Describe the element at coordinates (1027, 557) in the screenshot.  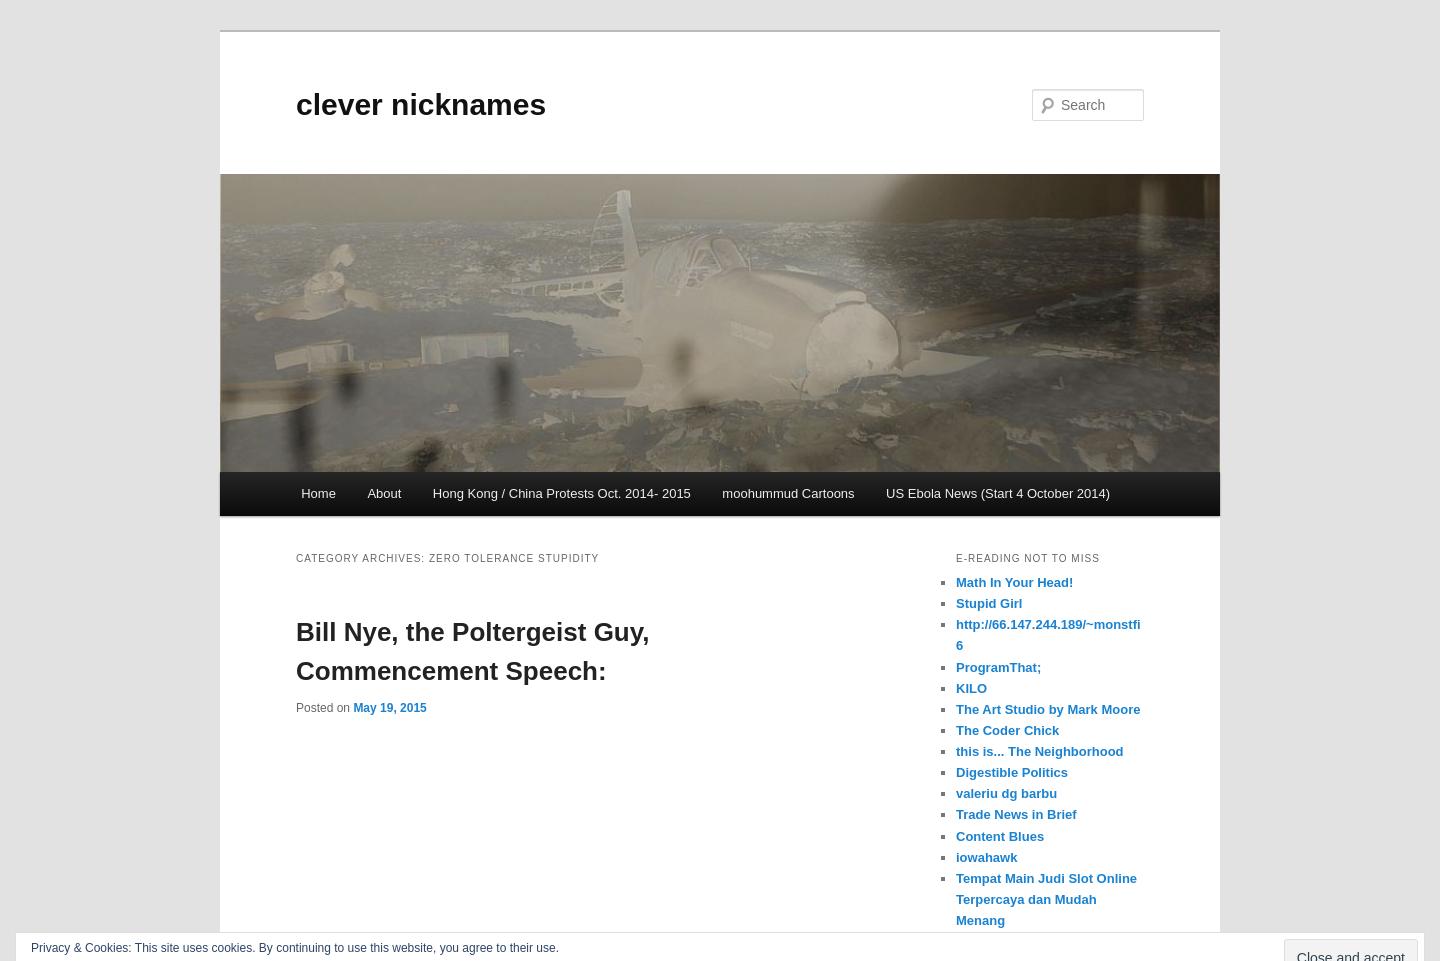
I see `'e-Reading not to miss'` at that location.